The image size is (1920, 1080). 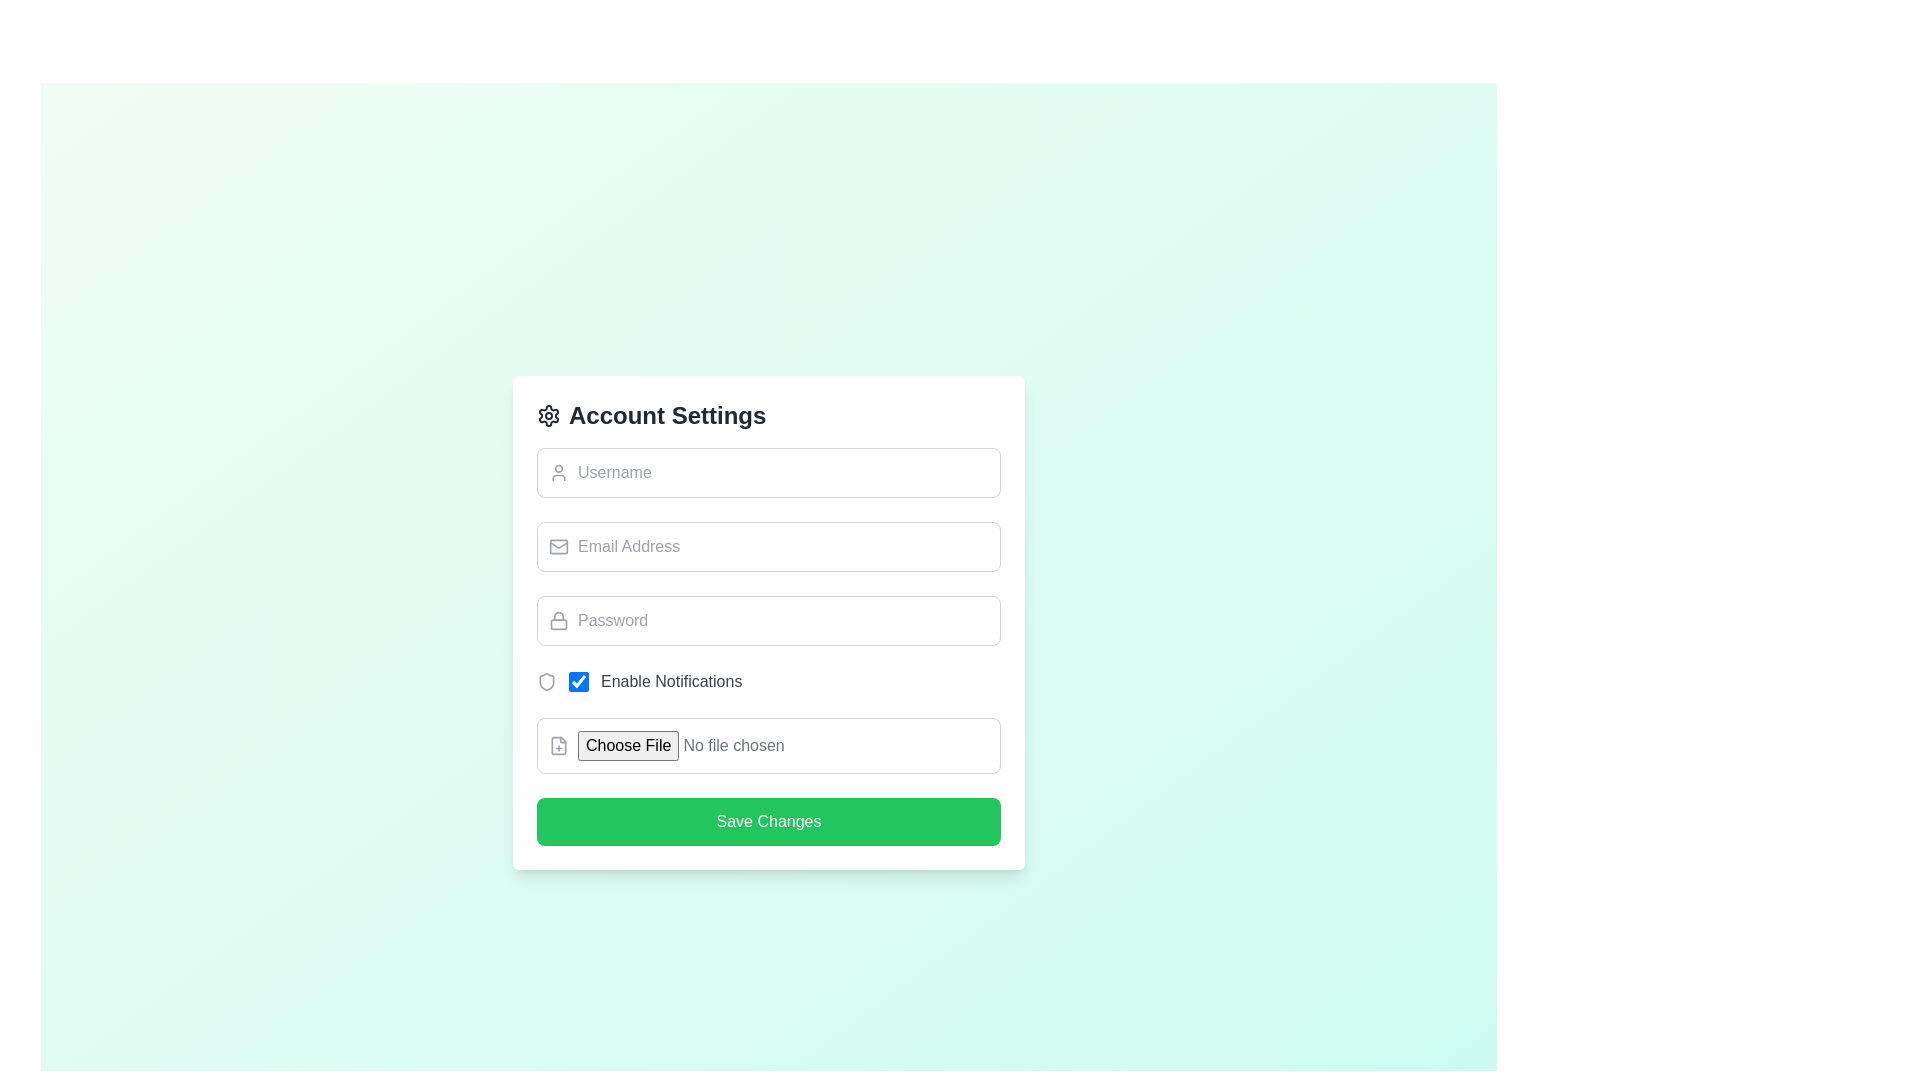 What do you see at coordinates (558, 547) in the screenshot?
I see `the Decorative Icon of an envelope, which symbolizes mail, located to the left of the 'Email Address' input field` at bounding box center [558, 547].